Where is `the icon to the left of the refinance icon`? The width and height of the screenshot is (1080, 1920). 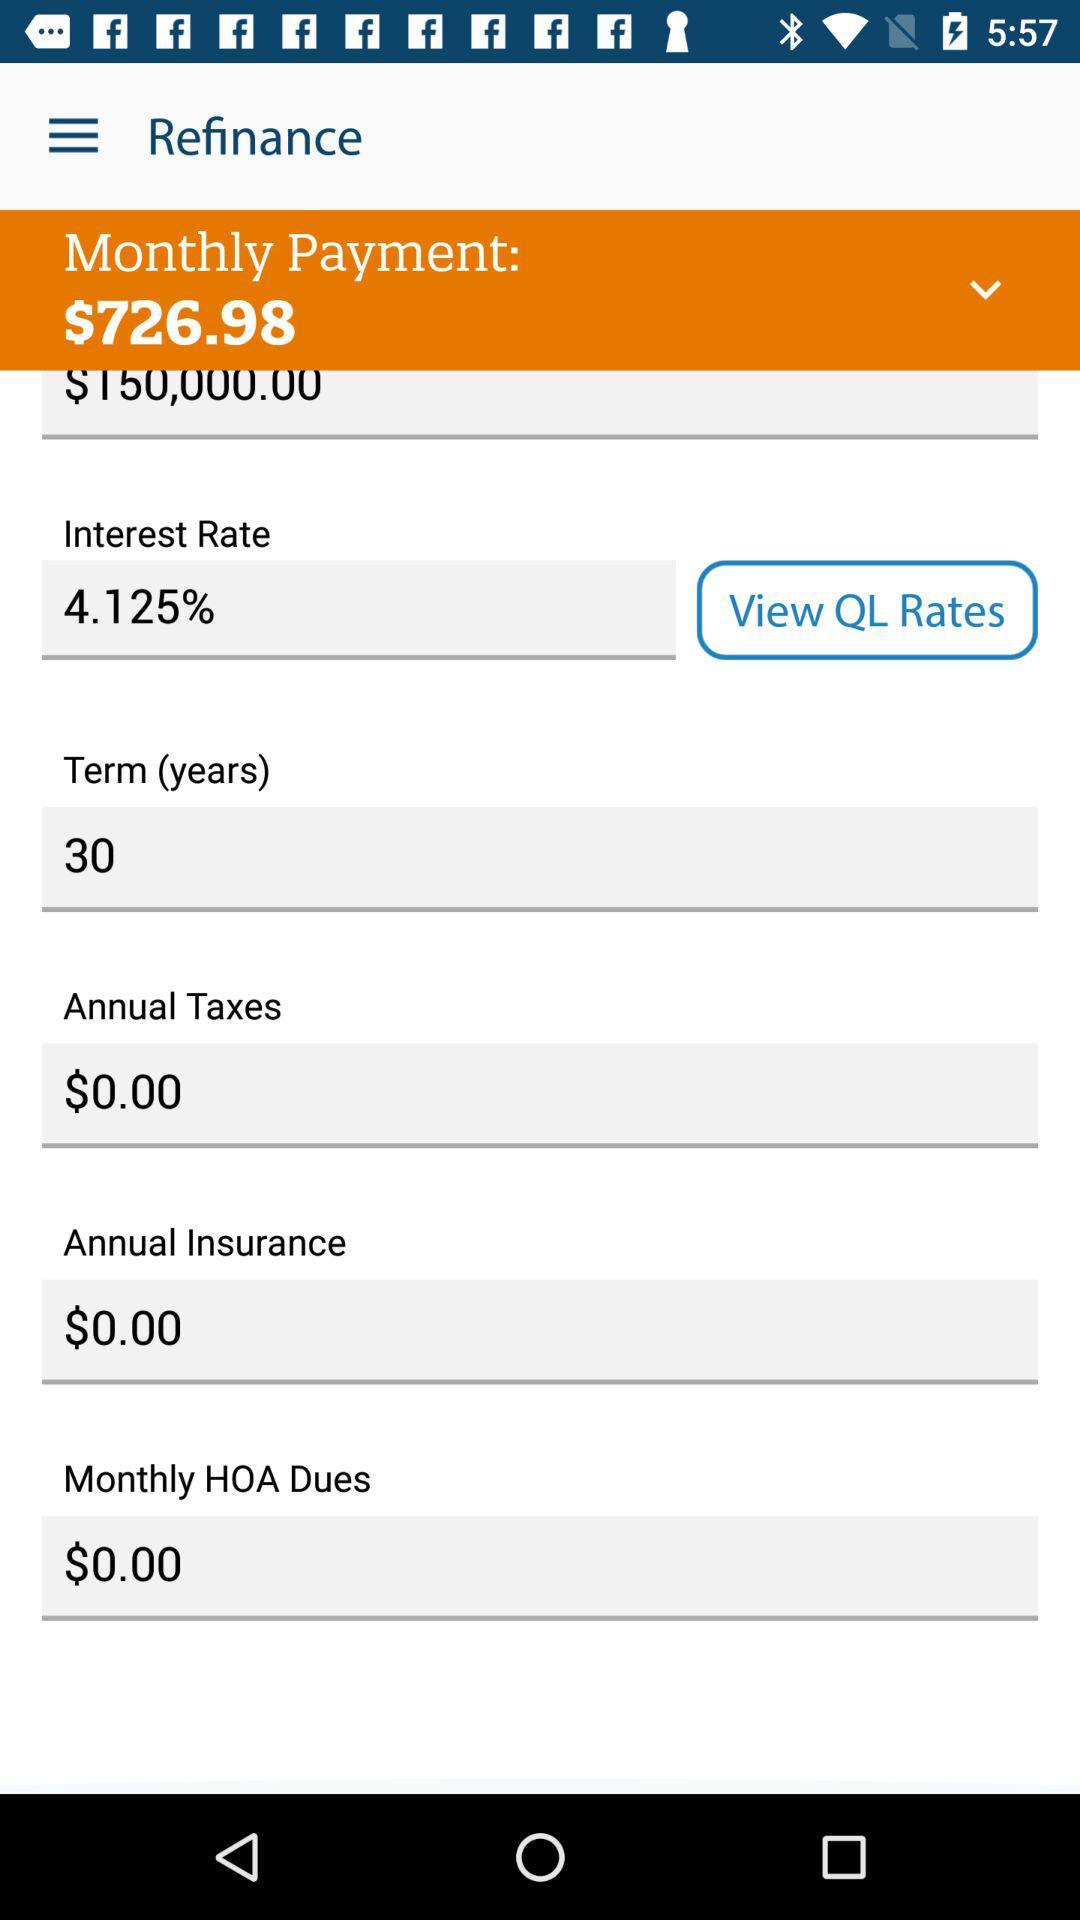 the icon to the left of the refinance icon is located at coordinates (72, 135).